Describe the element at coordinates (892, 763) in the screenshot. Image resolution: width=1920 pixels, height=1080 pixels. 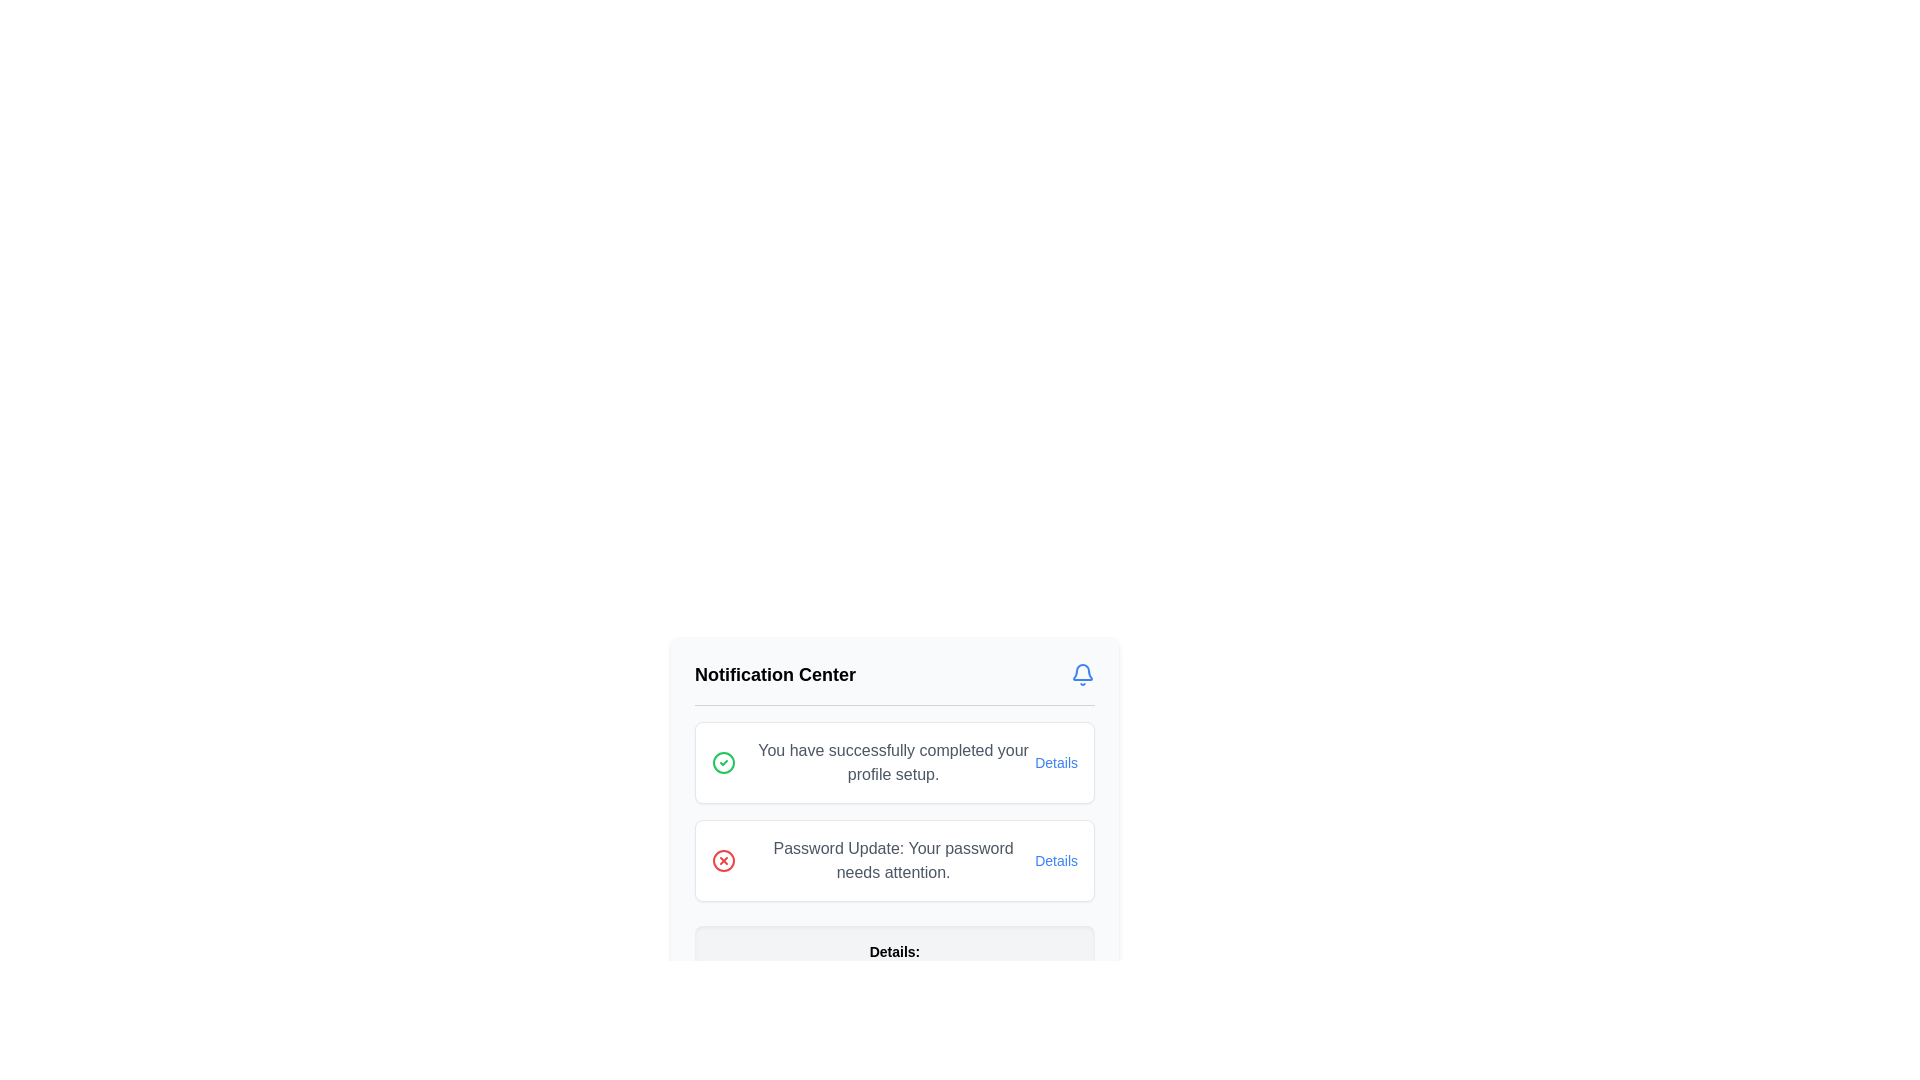
I see `the static text that displays the message 'You have successfully completed your profile setup.' within the Notification Center` at that location.